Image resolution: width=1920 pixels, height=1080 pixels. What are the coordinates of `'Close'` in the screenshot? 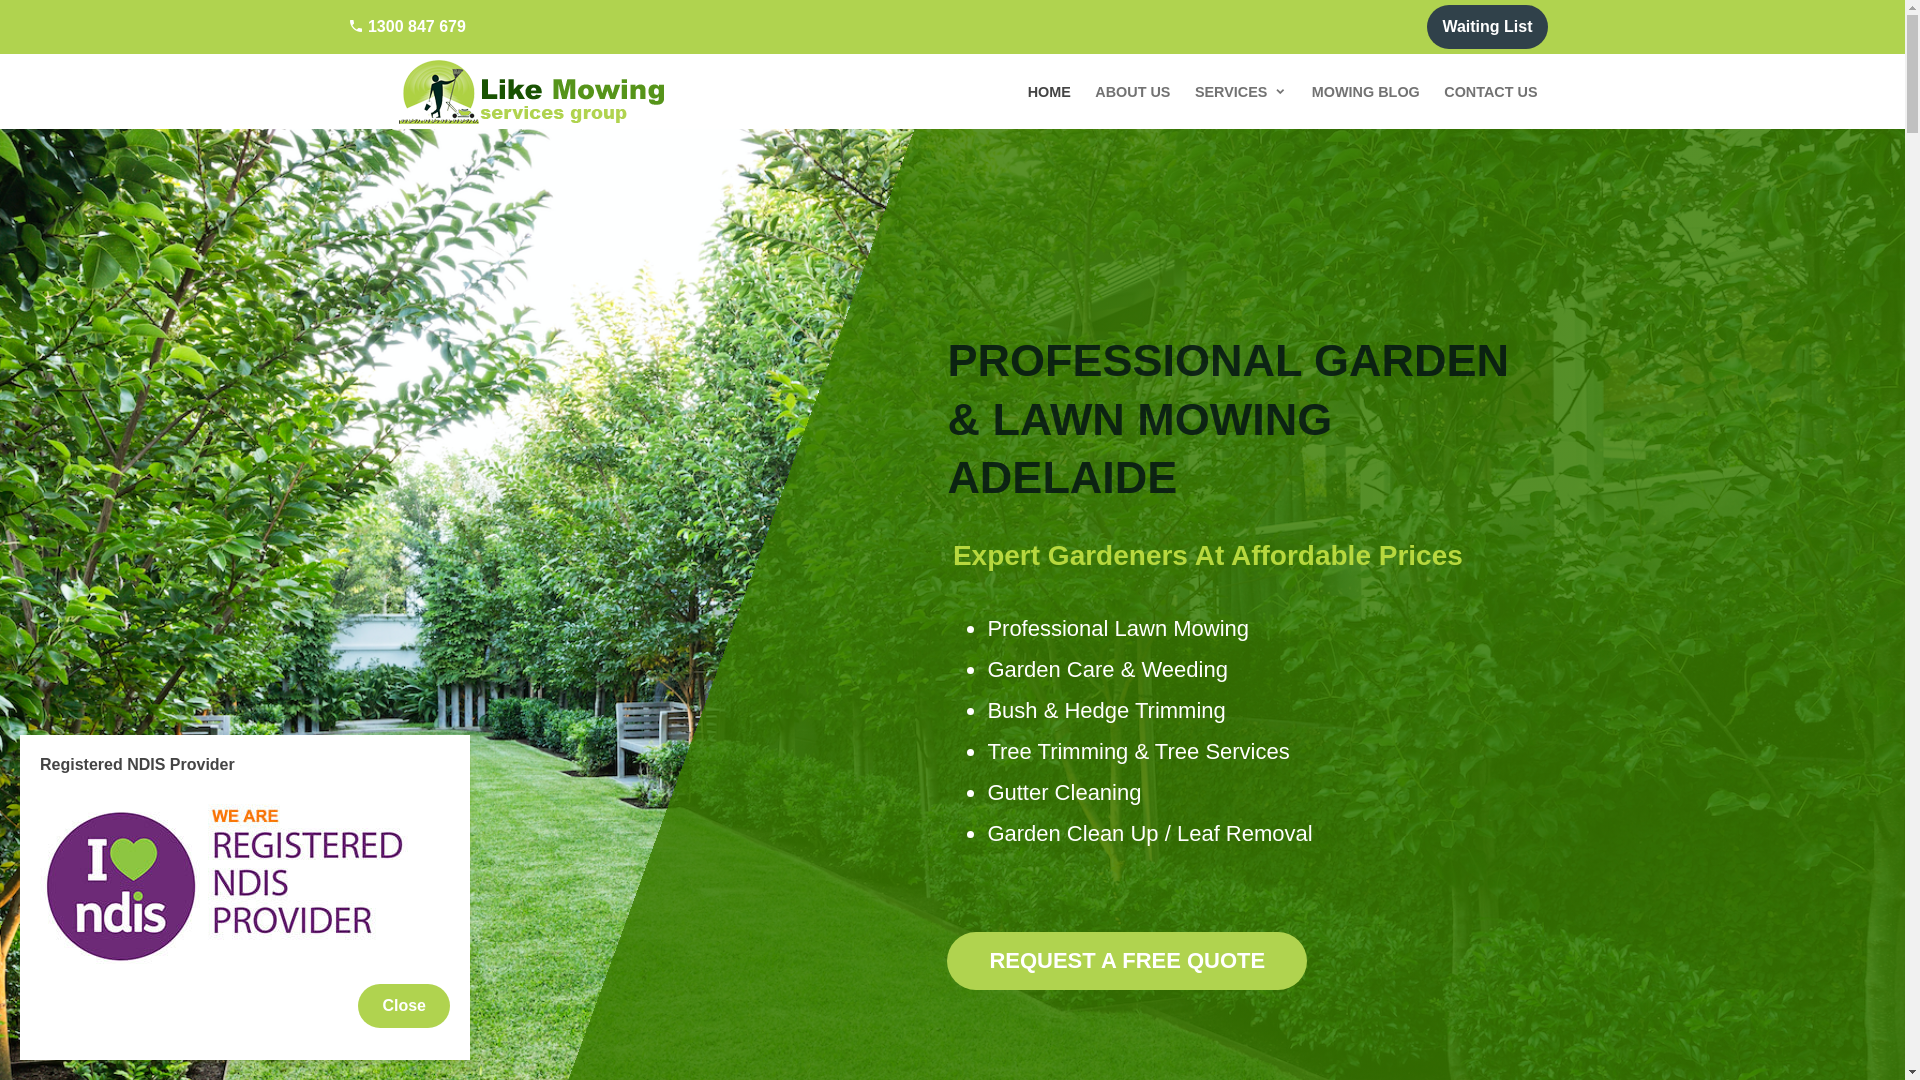 It's located at (358, 1006).